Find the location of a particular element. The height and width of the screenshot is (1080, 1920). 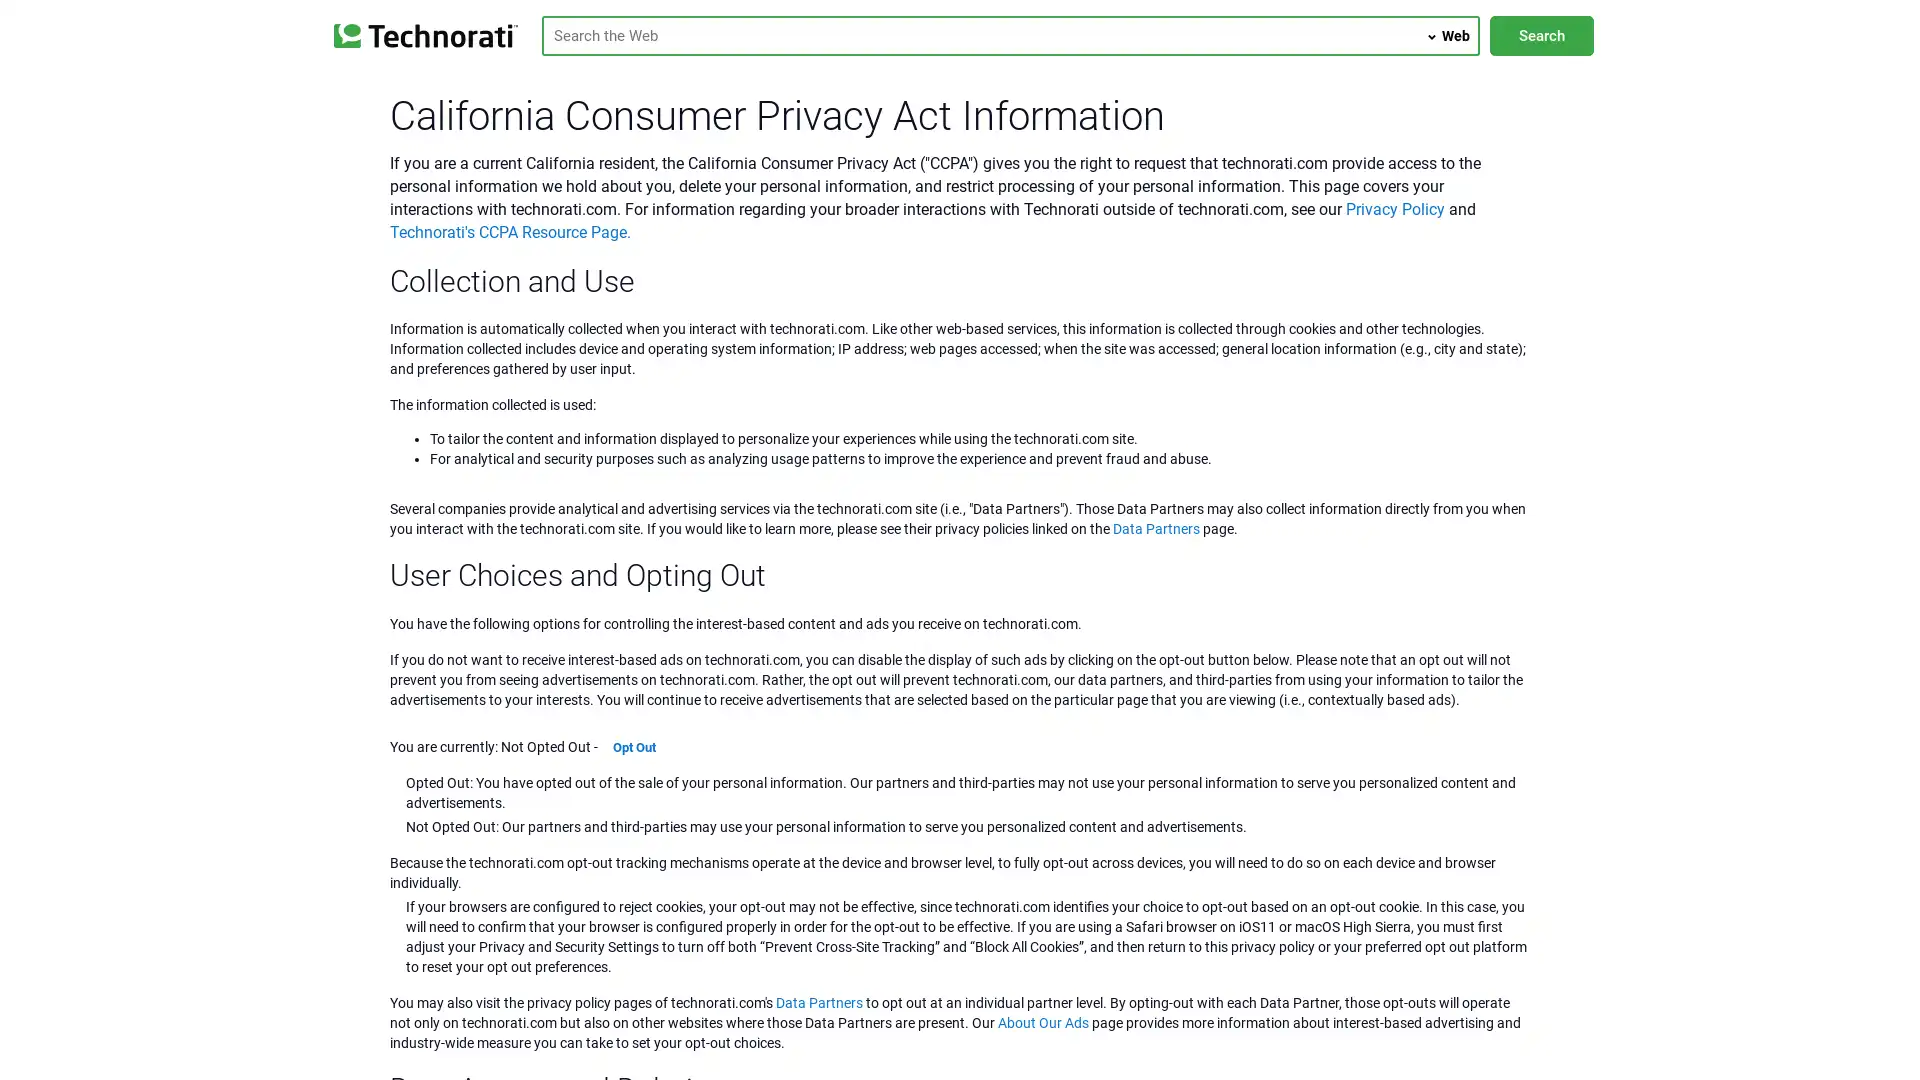

Search is located at coordinates (1540, 35).